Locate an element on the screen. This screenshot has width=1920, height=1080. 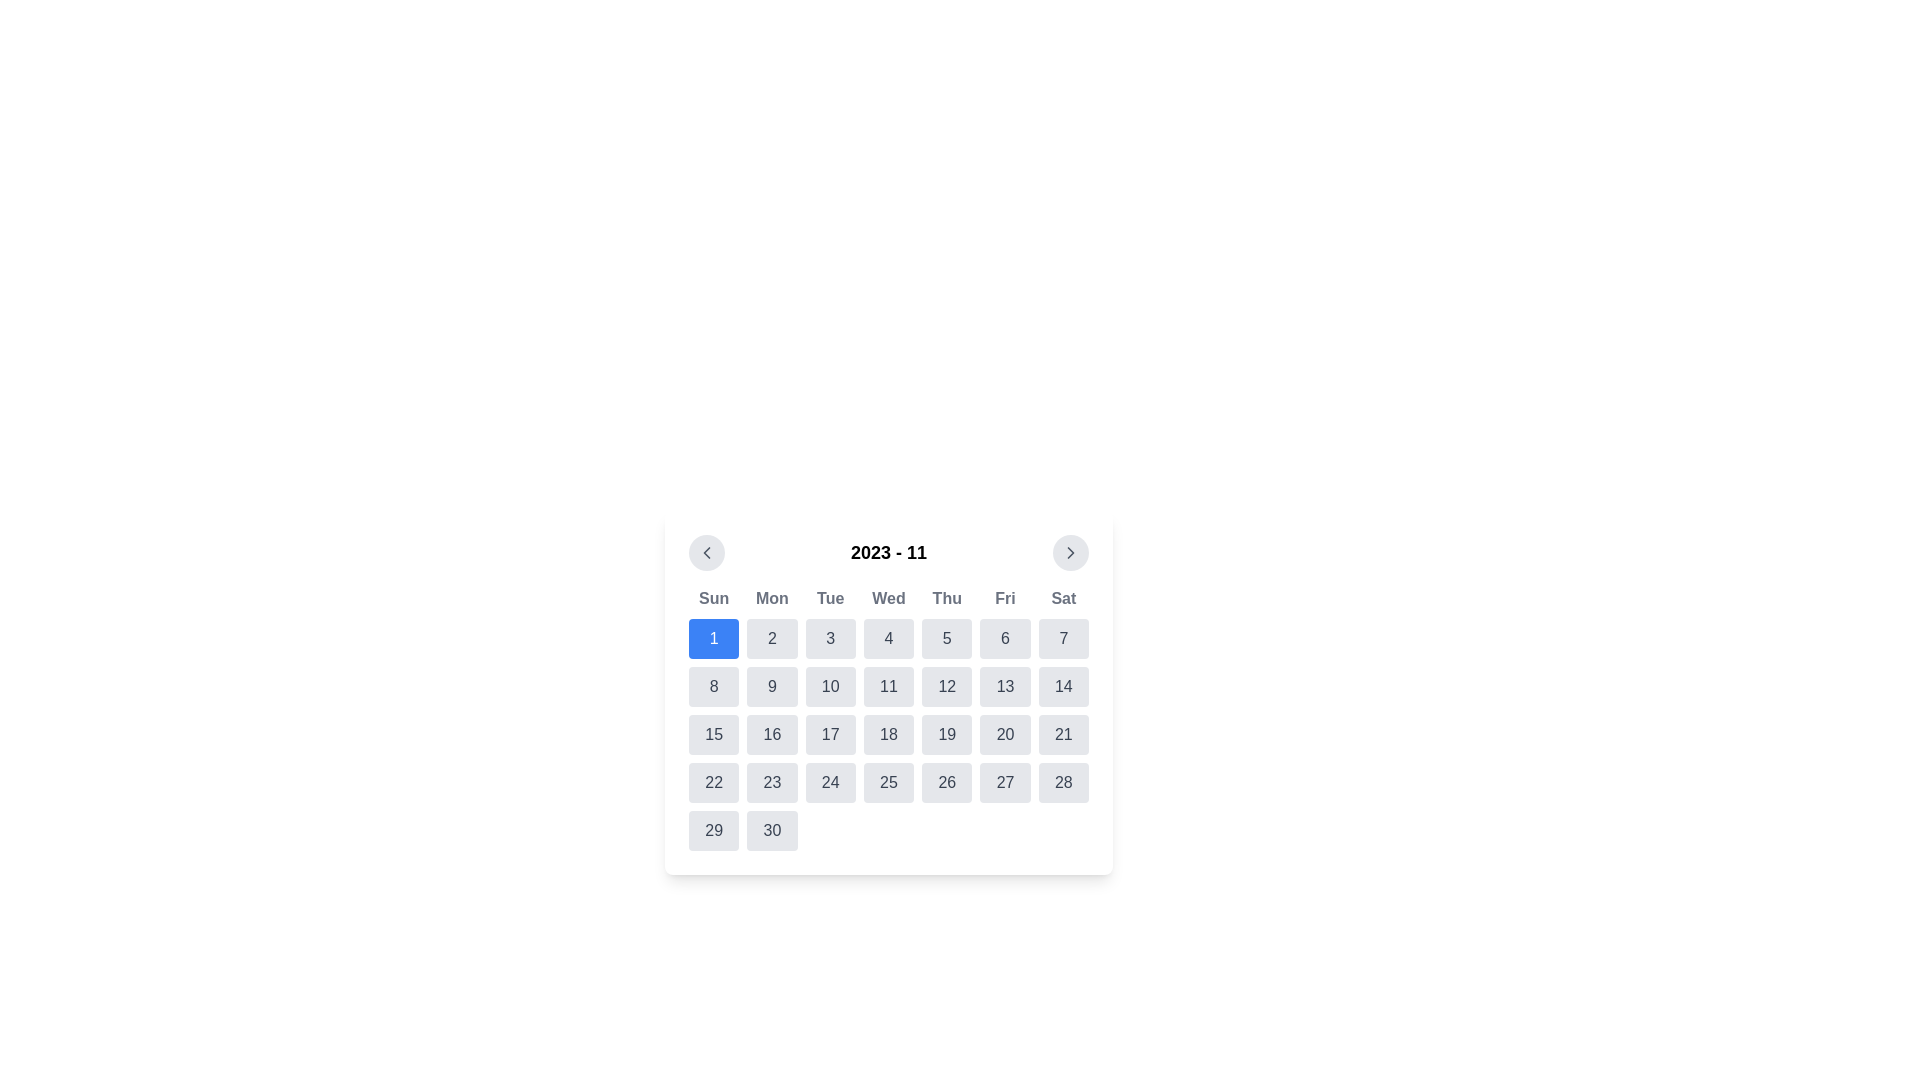
the button representing the date '14' in the calendar grid located in the sixth column of the second row is located at coordinates (1062, 685).